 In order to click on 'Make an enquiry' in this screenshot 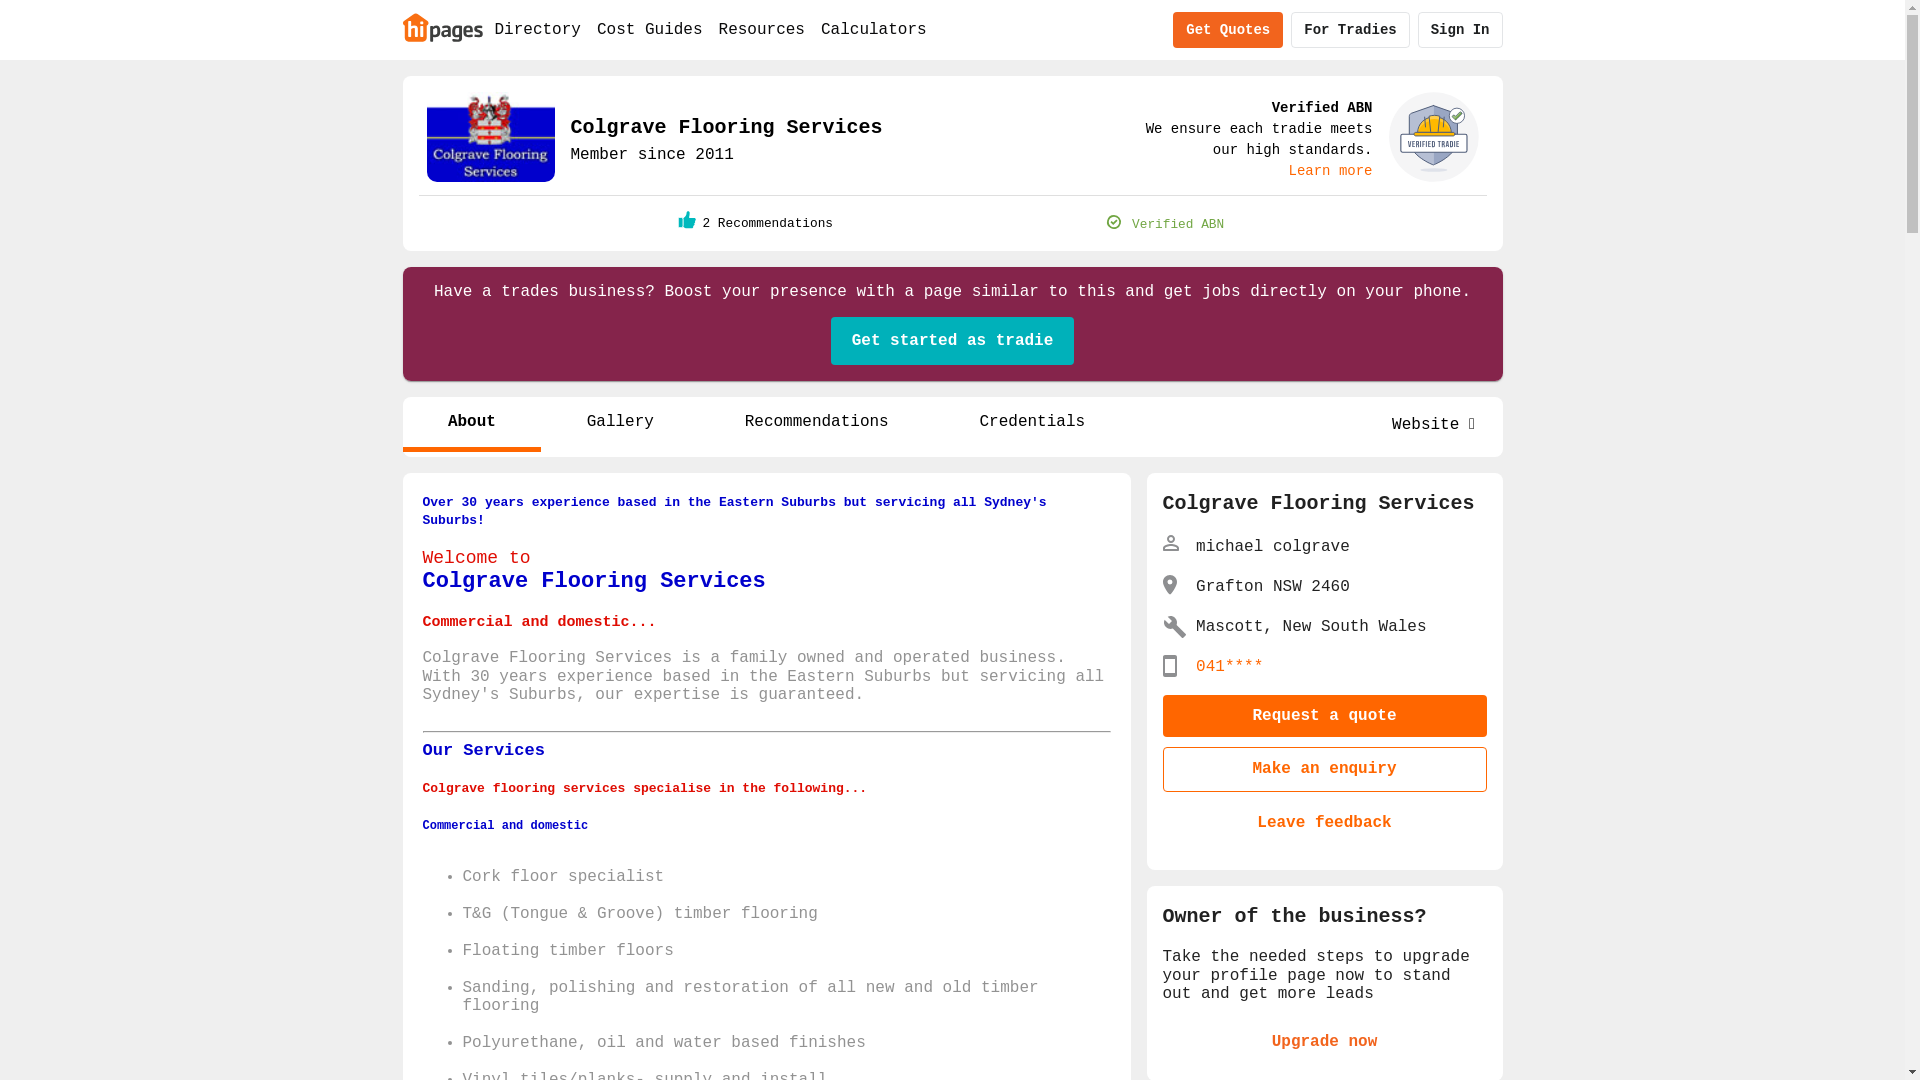, I will do `click(1324, 767)`.